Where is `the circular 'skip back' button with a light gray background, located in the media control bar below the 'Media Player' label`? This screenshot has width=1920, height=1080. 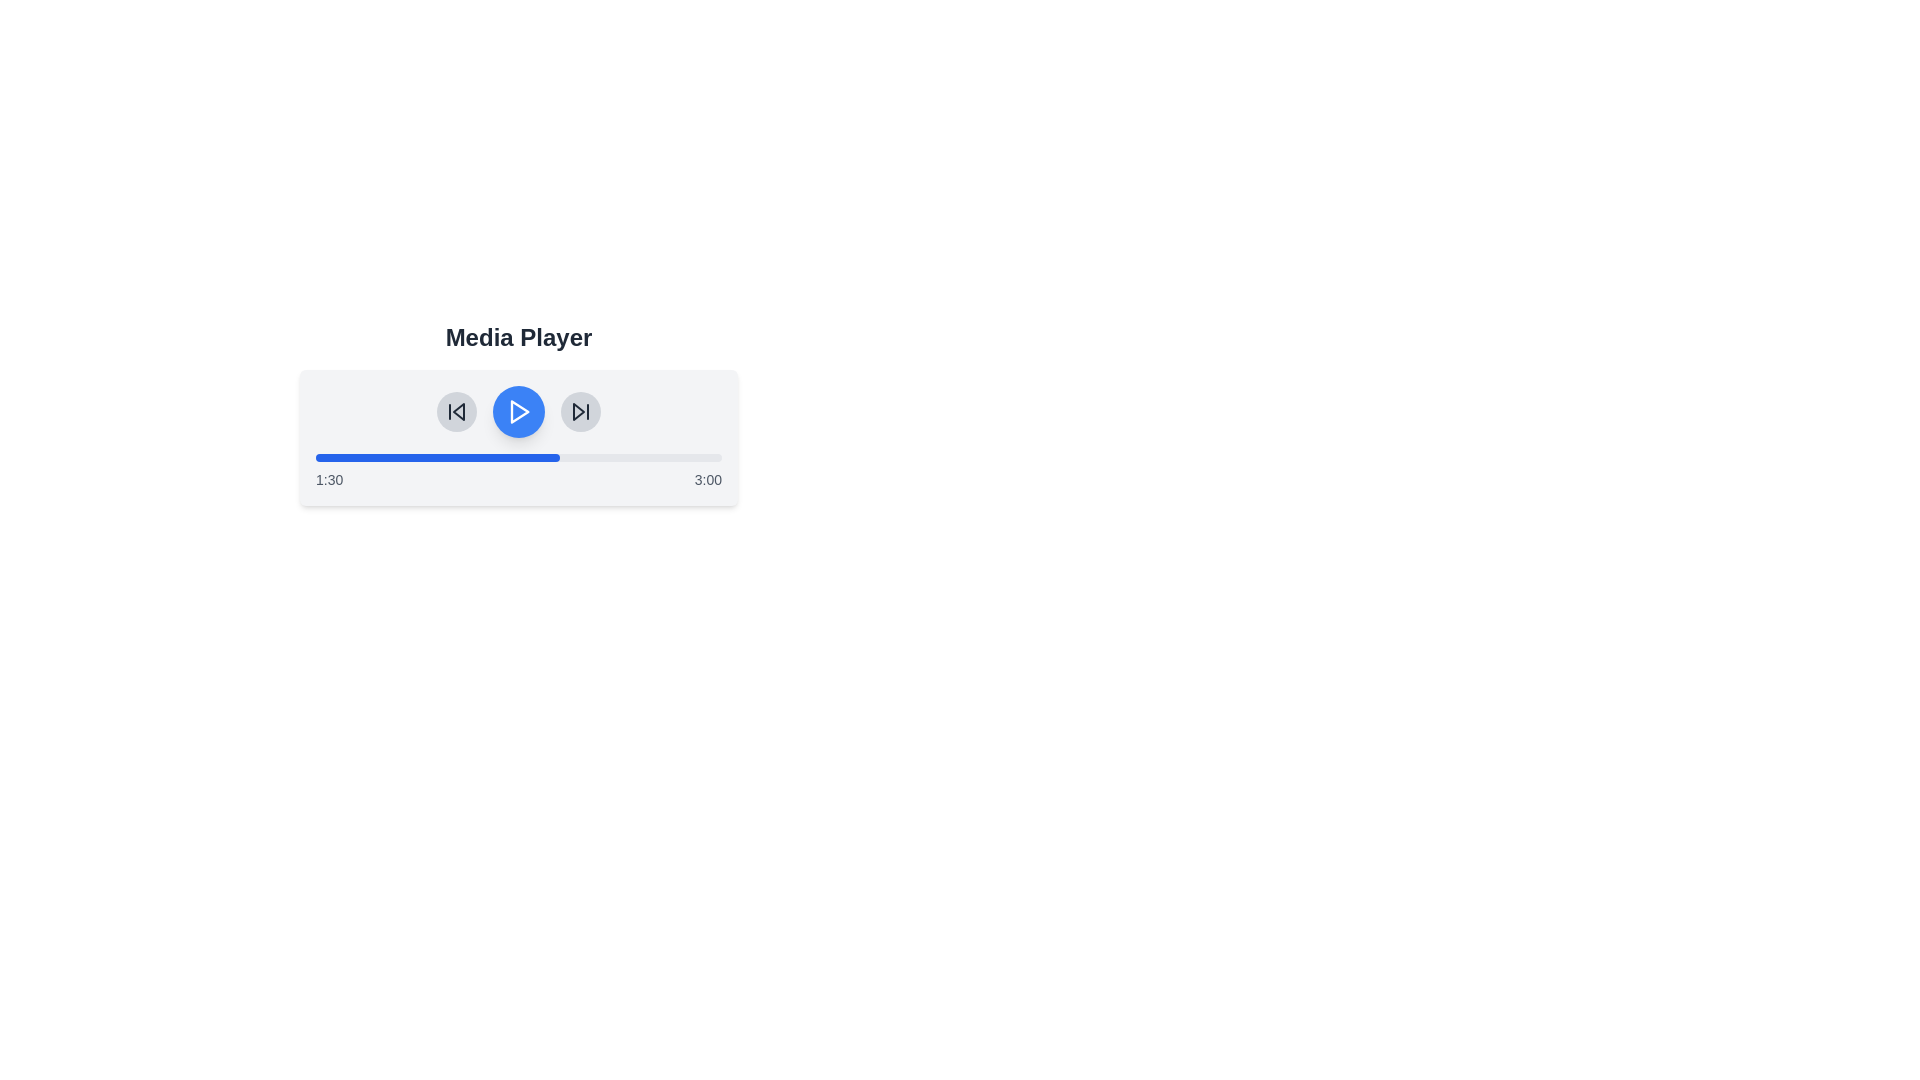 the circular 'skip back' button with a light gray background, located in the media control bar below the 'Media Player' label is located at coordinates (455, 411).